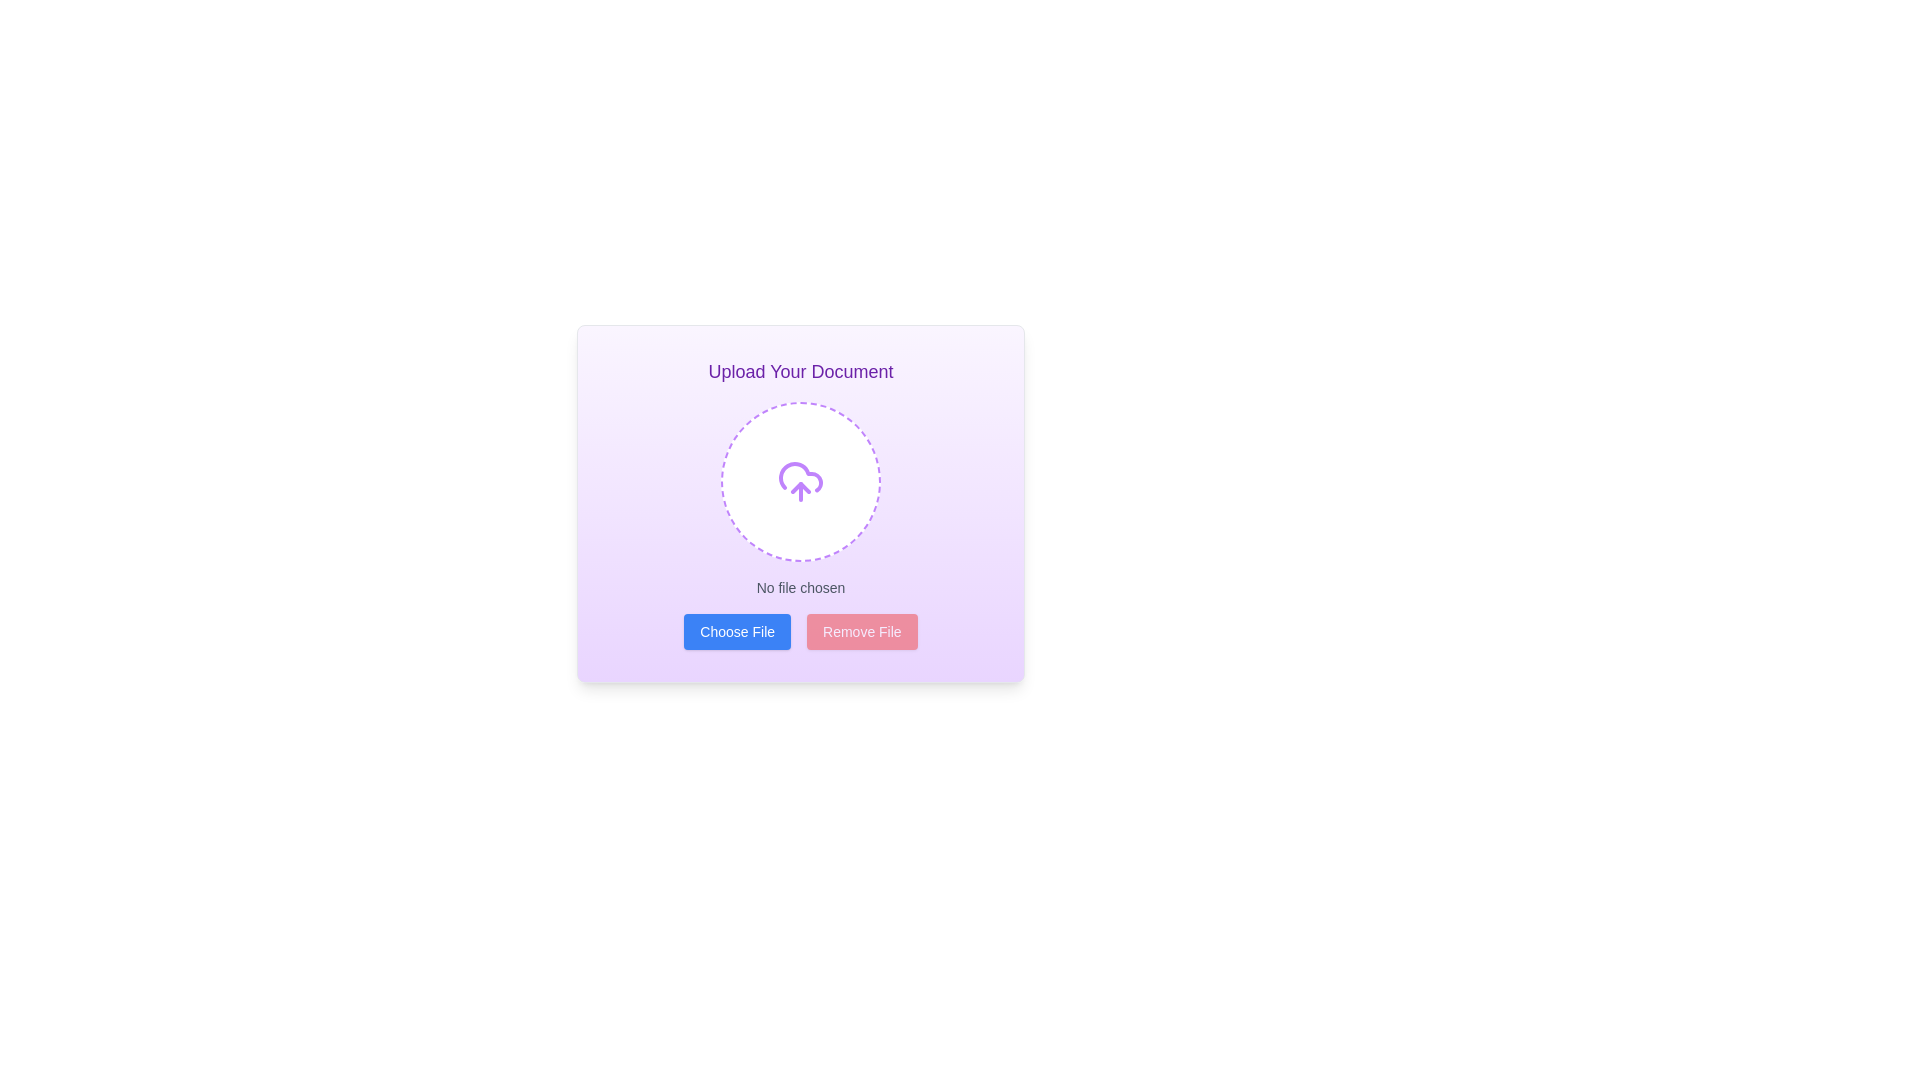 This screenshot has width=1920, height=1080. I want to click on the blue 'Choose File' button with white text, so click(736, 632).